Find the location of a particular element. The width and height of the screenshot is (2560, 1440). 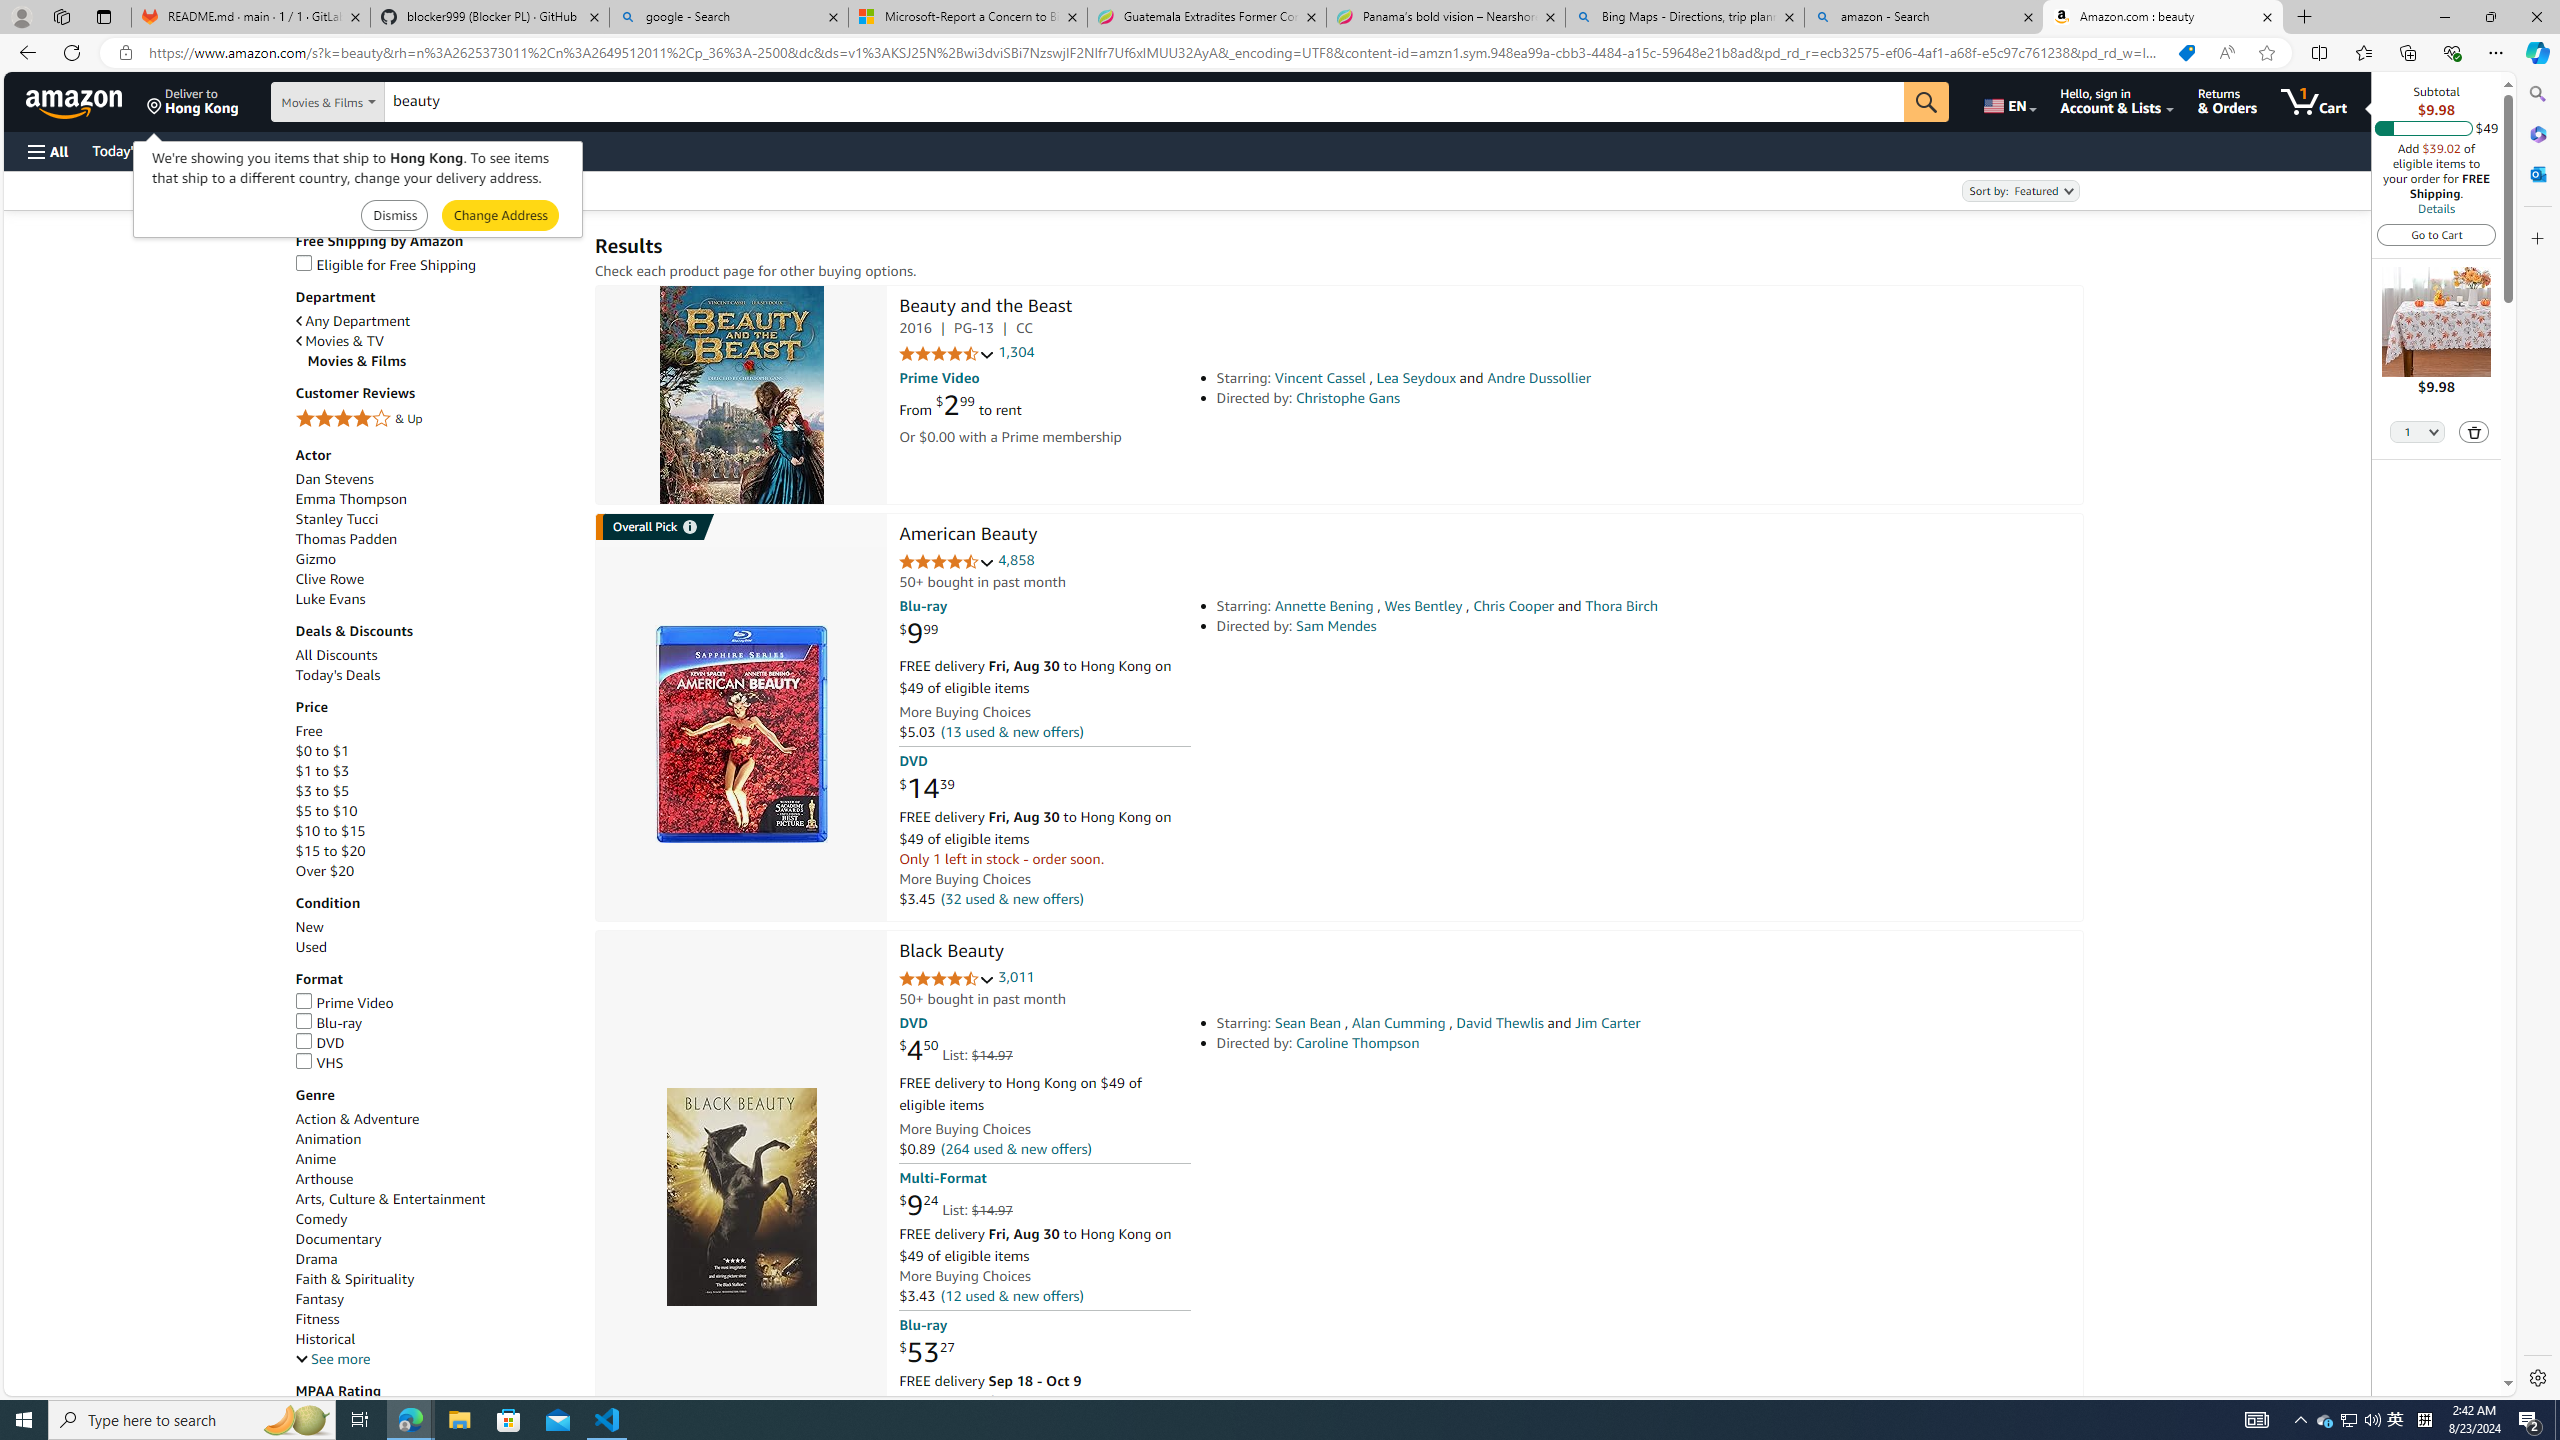

'Wes Bentley' is located at coordinates (1422, 605).